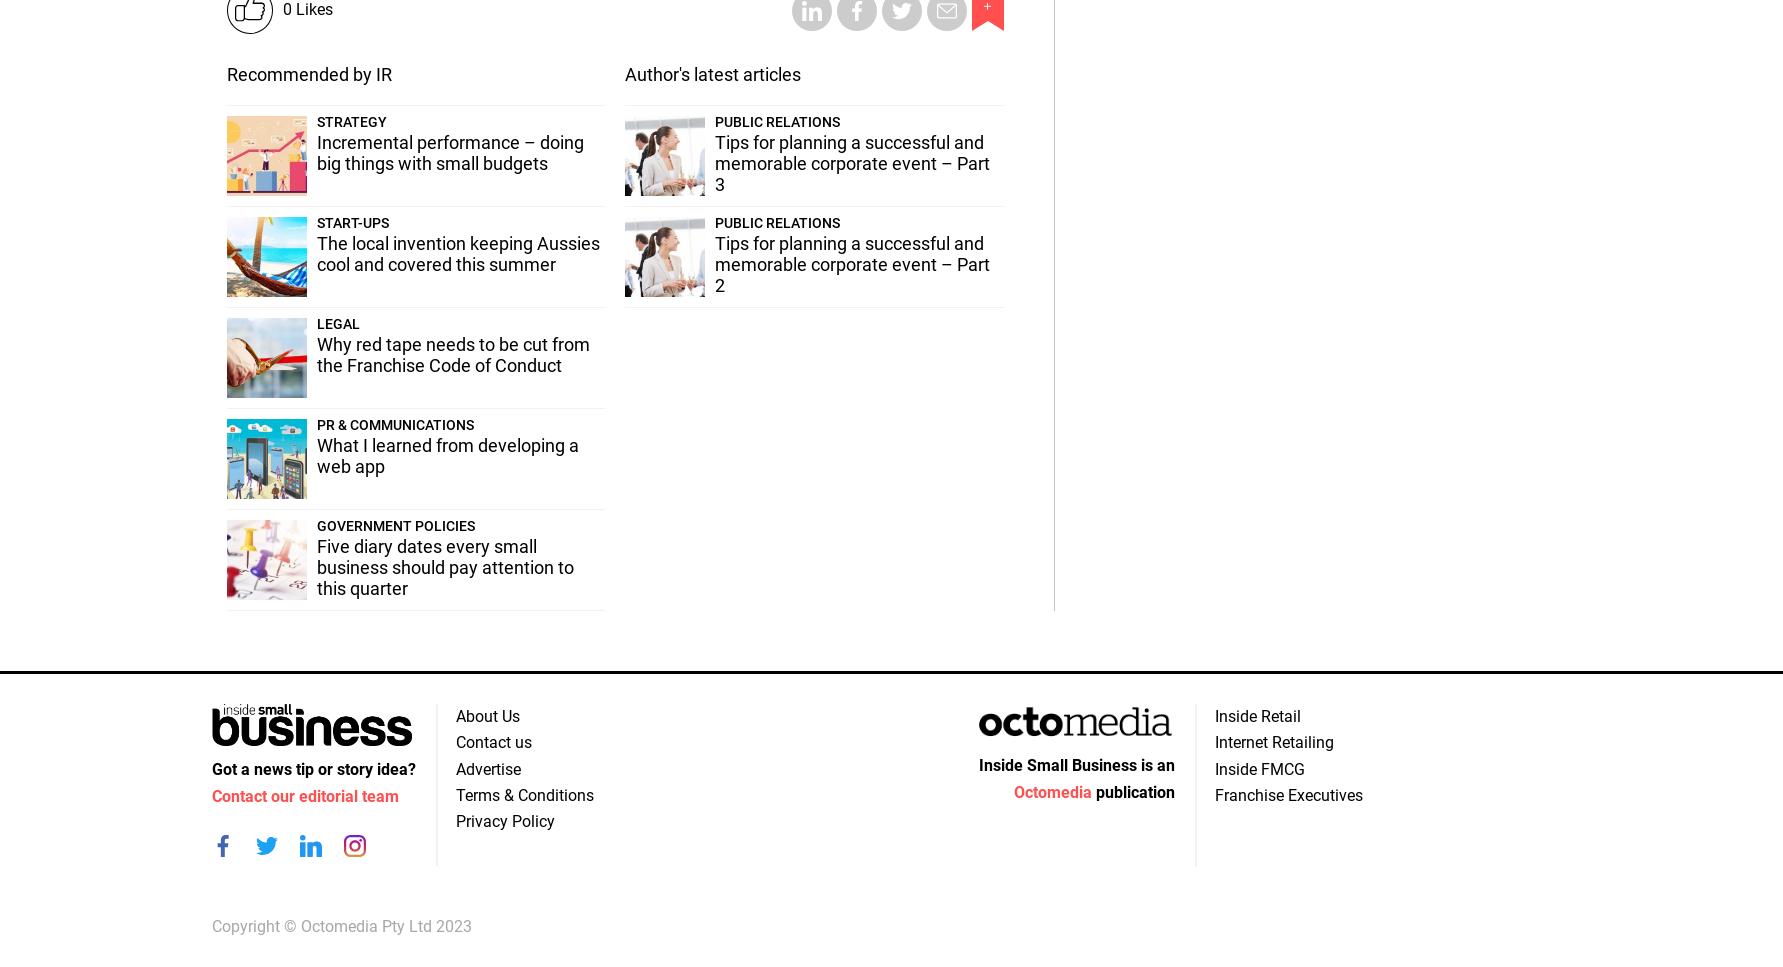 The height and width of the screenshot is (967, 1783). I want to click on 'Legal', so click(336, 322).